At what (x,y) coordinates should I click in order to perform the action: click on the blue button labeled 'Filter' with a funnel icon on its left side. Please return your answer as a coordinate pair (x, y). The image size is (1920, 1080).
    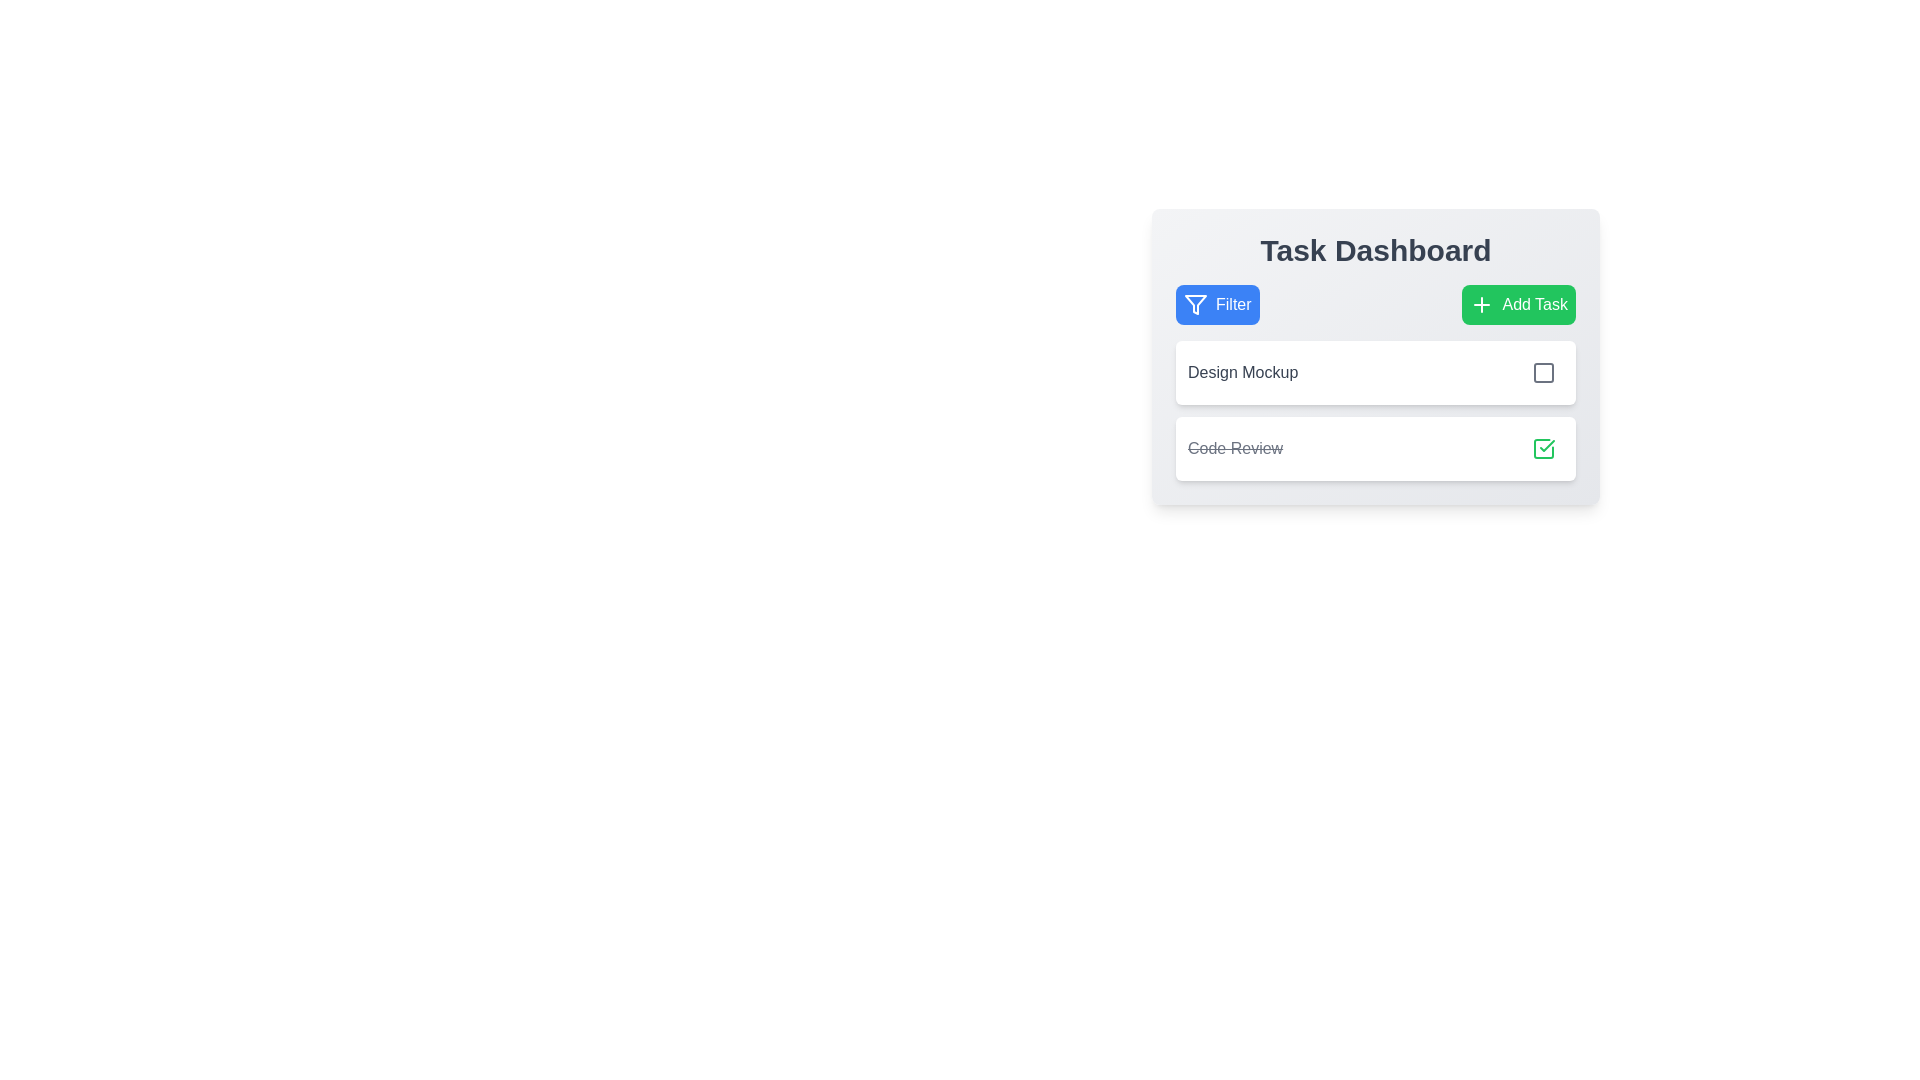
    Looking at the image, I should click on (1216, 304).